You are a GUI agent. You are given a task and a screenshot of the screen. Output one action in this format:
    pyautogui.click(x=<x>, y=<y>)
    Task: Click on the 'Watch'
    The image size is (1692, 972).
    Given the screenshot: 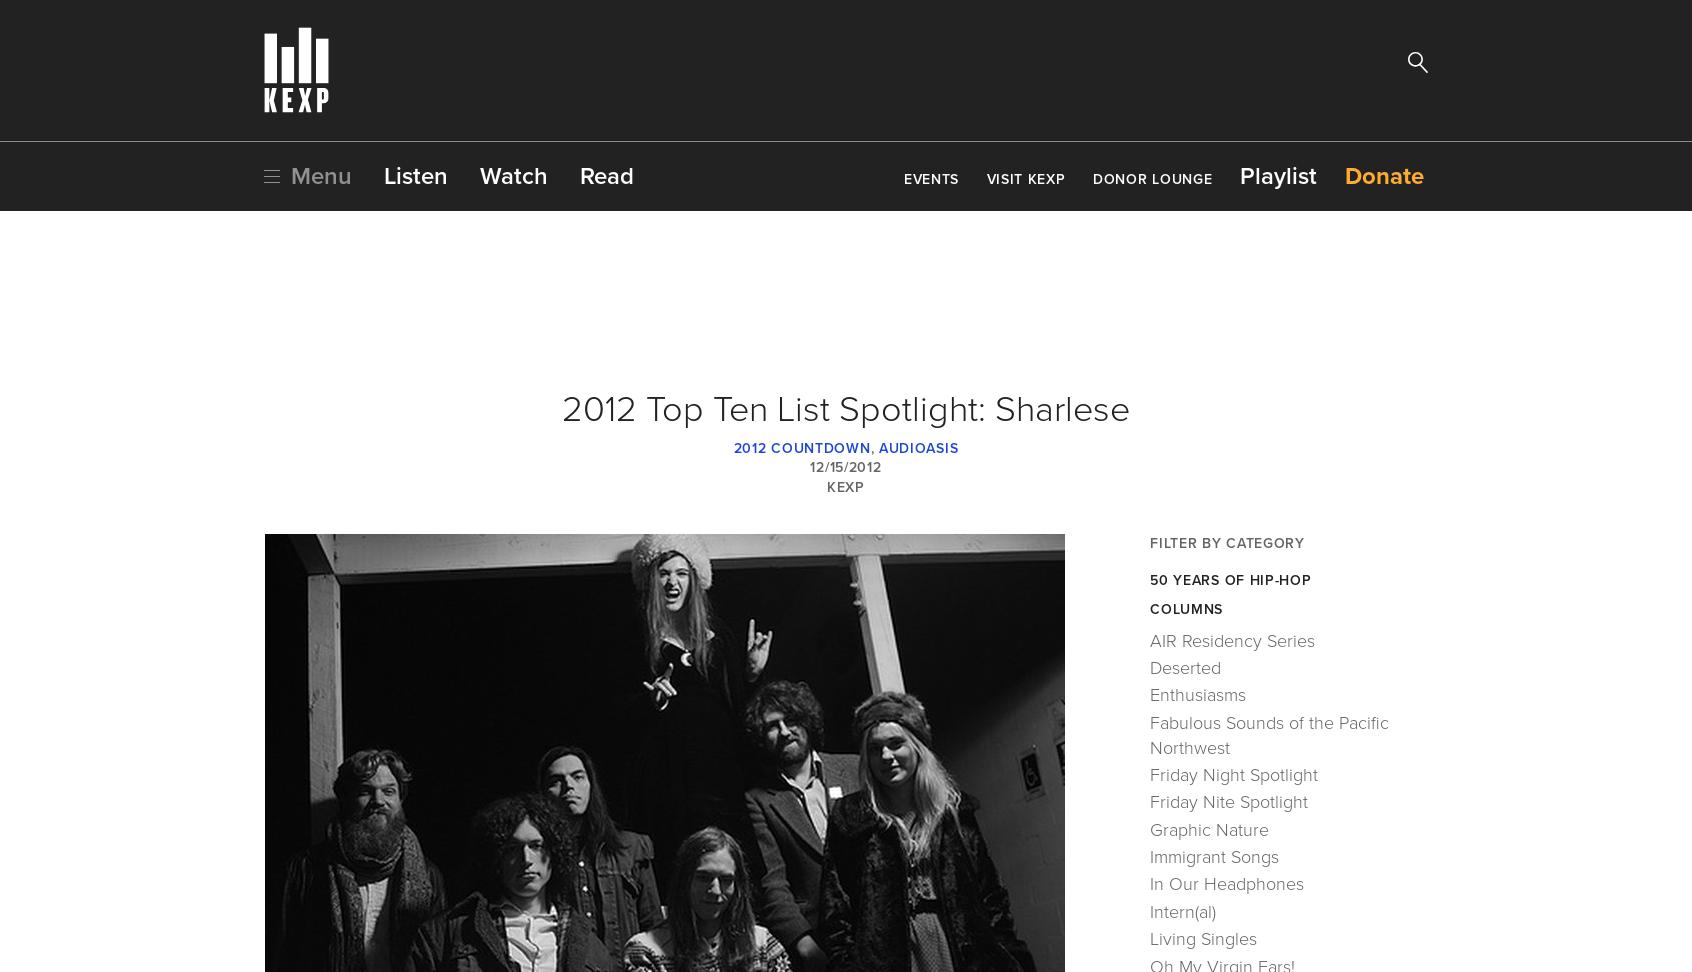 What is the action you would take?
    pyautogui.click(x=513, y=175)
    